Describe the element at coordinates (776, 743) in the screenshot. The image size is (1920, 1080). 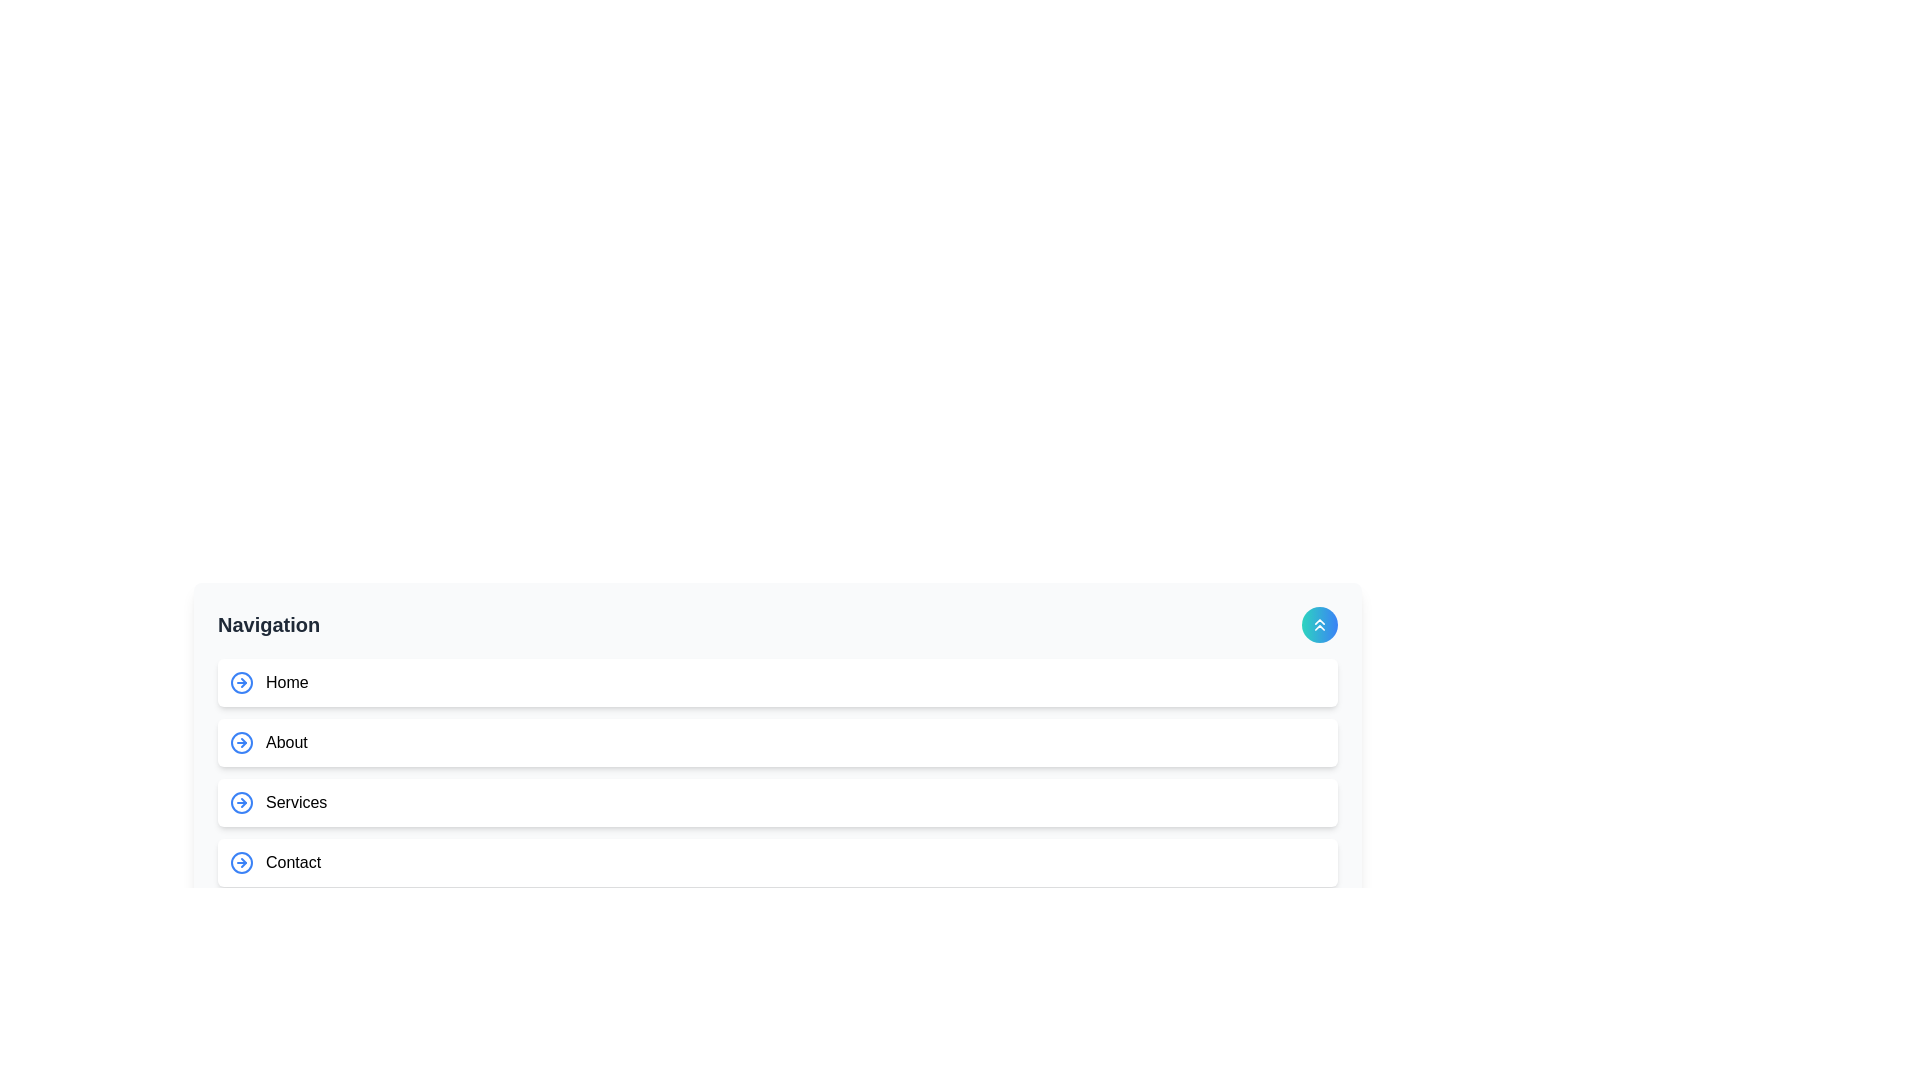
I see `the 'About' button, which is the second item in a vertical menu list, located between 'Home' and 'Services'` at that location.